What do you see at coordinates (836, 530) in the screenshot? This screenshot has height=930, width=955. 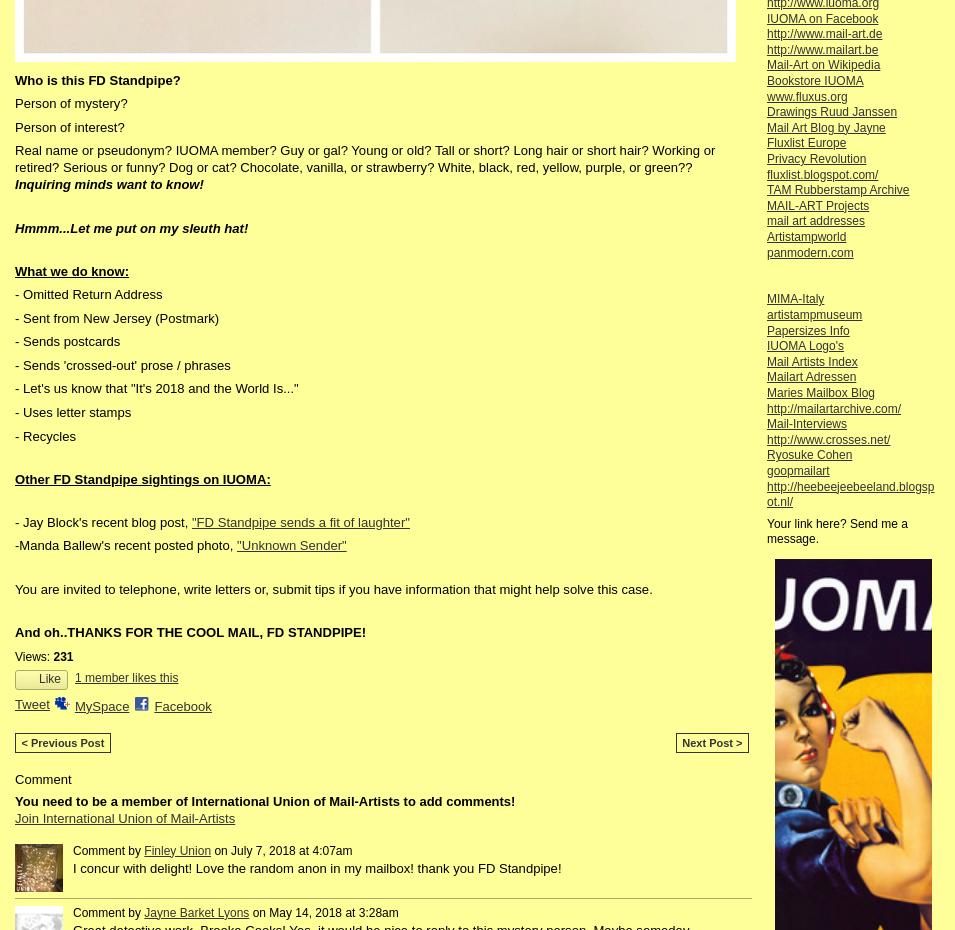 I see `'Your link here? Send me a message.'` at bounding box center [836, 530].